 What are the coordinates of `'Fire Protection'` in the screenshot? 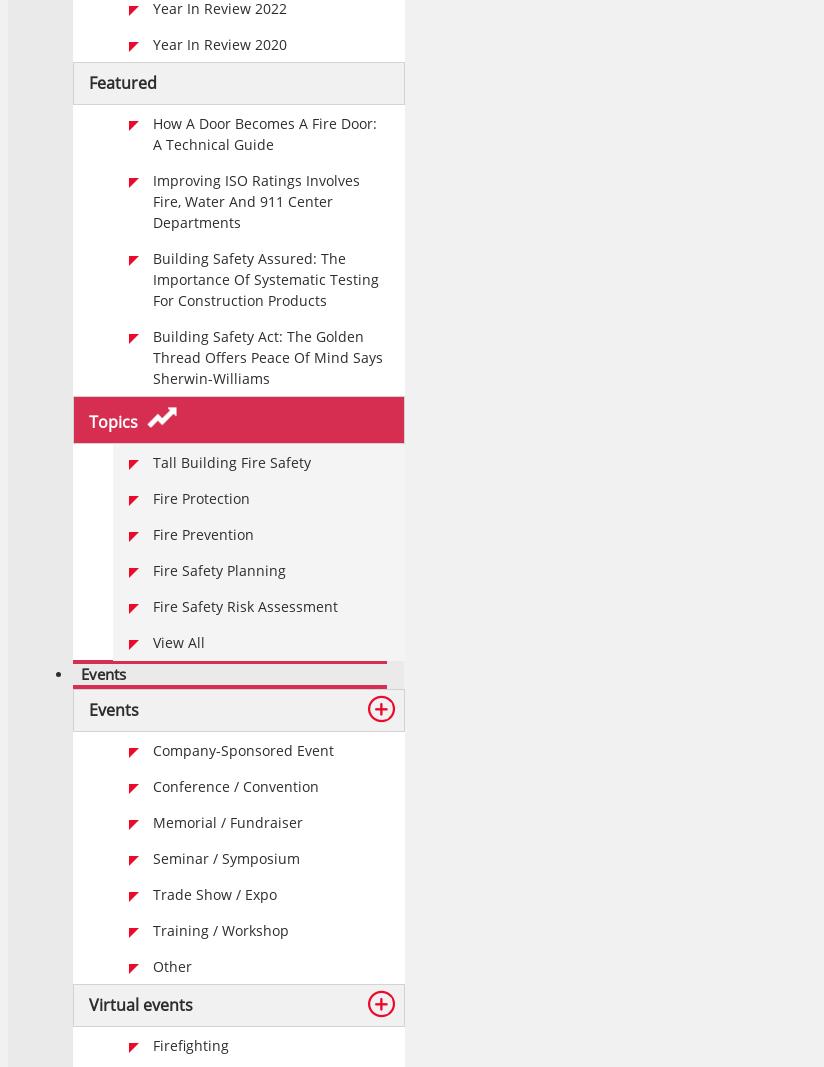 It's located at (201, 497).